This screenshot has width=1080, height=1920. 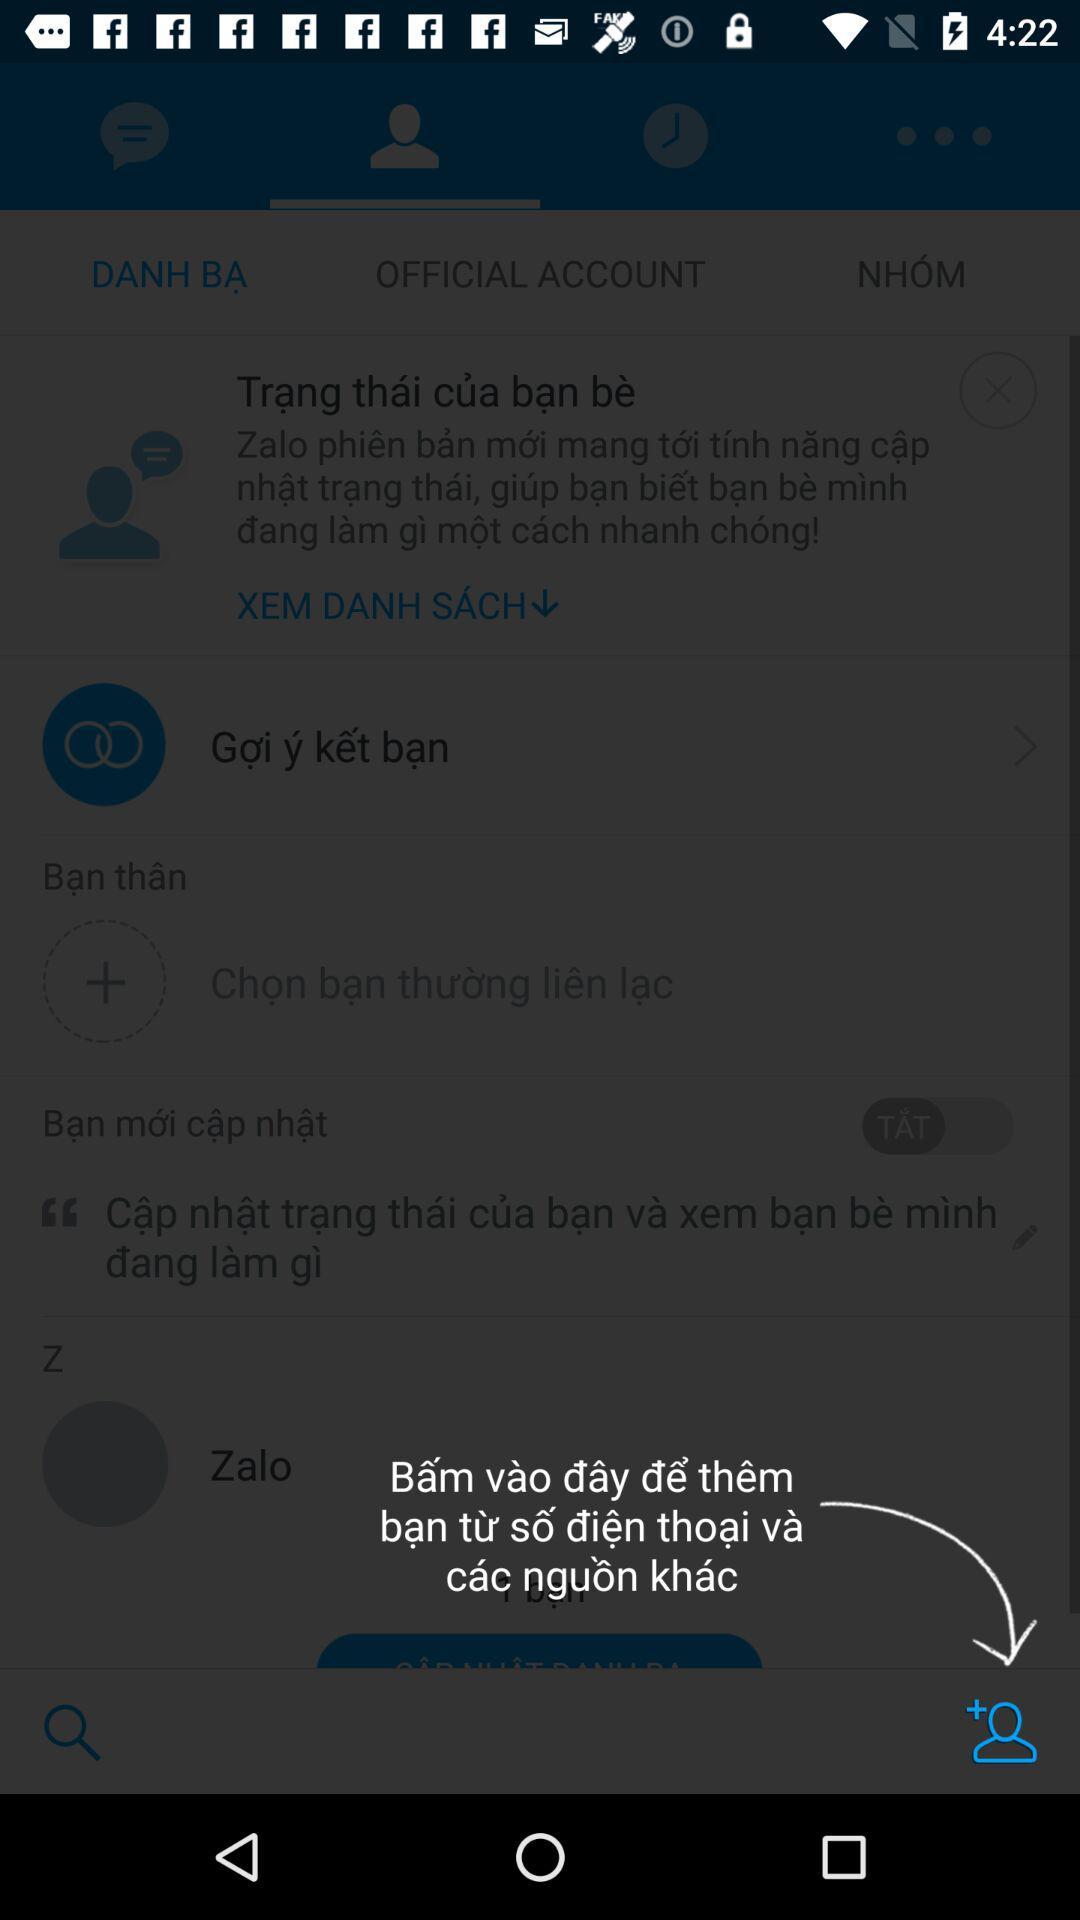 What do you see at coordinates (1002, 1730) in the screenshot?
I see `the follow icon` at bounding box center [1002, 1730].